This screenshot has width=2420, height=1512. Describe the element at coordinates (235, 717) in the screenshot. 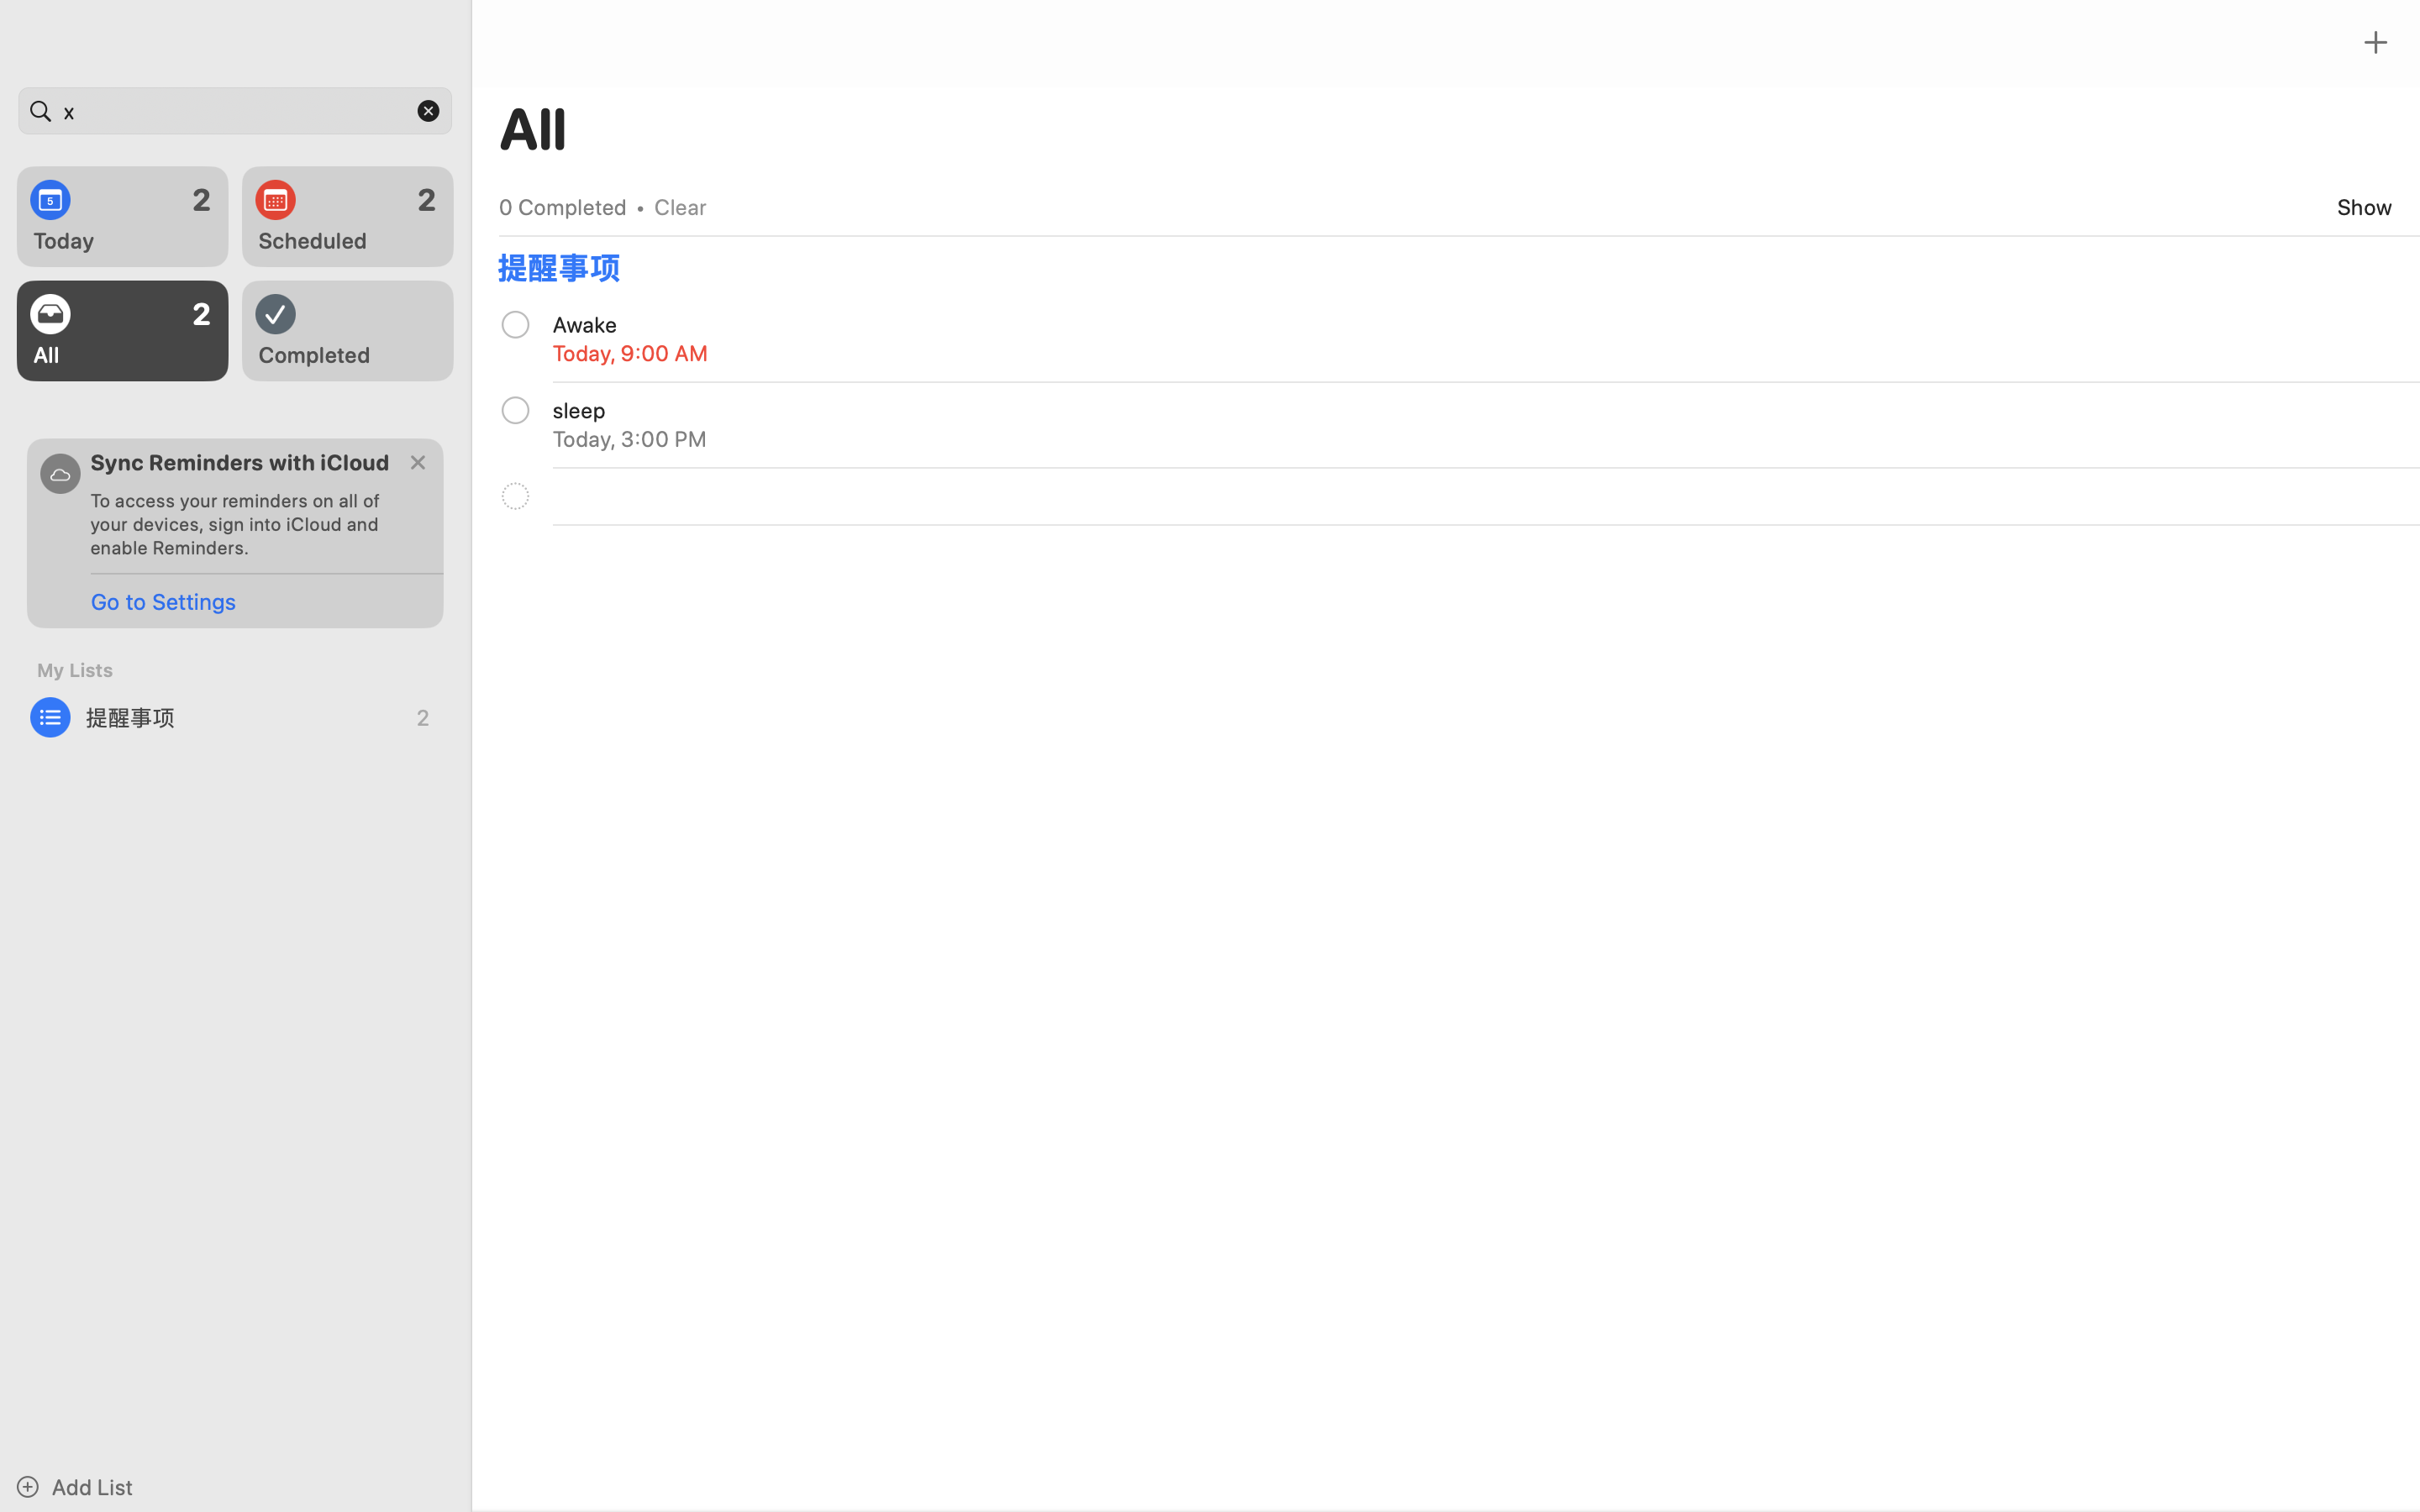

I see `'提醒事项'` at that location.